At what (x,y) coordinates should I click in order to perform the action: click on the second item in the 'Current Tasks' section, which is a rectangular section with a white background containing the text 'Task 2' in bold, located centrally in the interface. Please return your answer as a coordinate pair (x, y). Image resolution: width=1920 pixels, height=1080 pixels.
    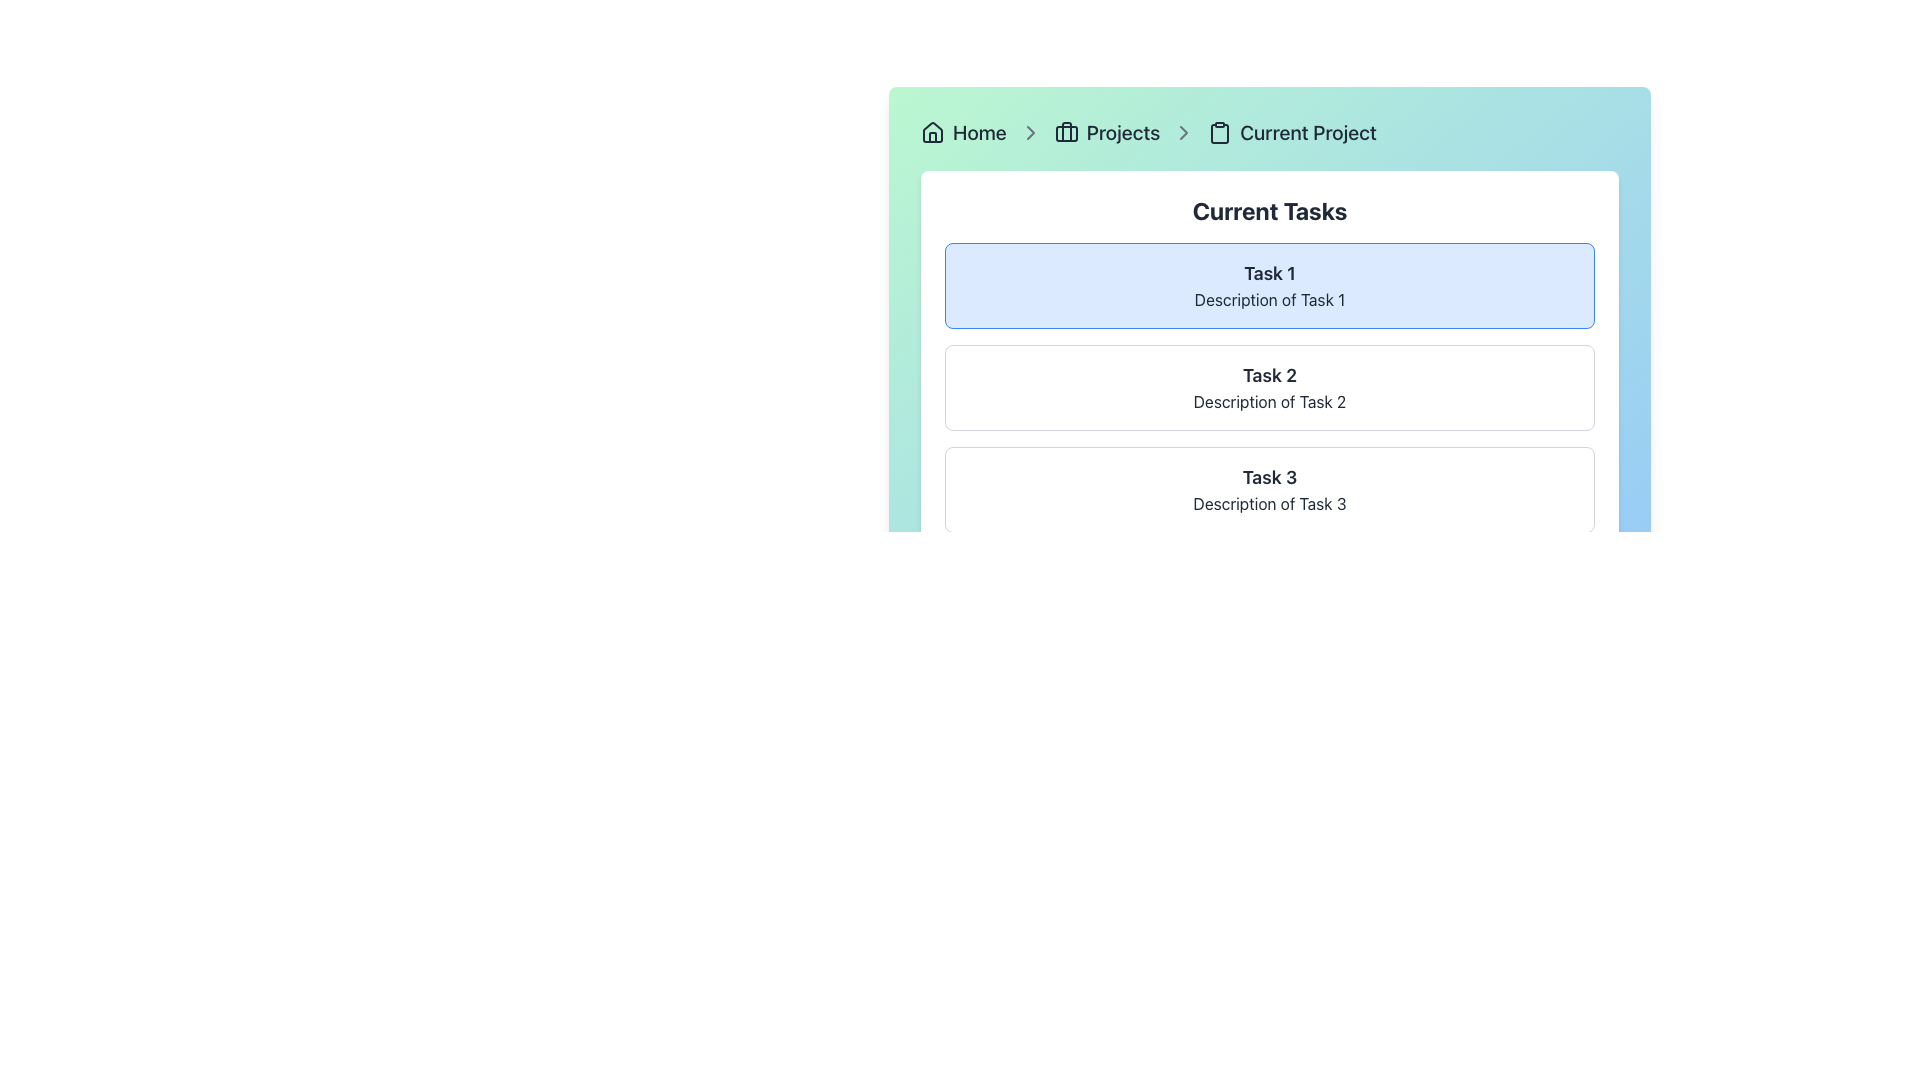
    Looking at the image, I should click on (1269, 388).